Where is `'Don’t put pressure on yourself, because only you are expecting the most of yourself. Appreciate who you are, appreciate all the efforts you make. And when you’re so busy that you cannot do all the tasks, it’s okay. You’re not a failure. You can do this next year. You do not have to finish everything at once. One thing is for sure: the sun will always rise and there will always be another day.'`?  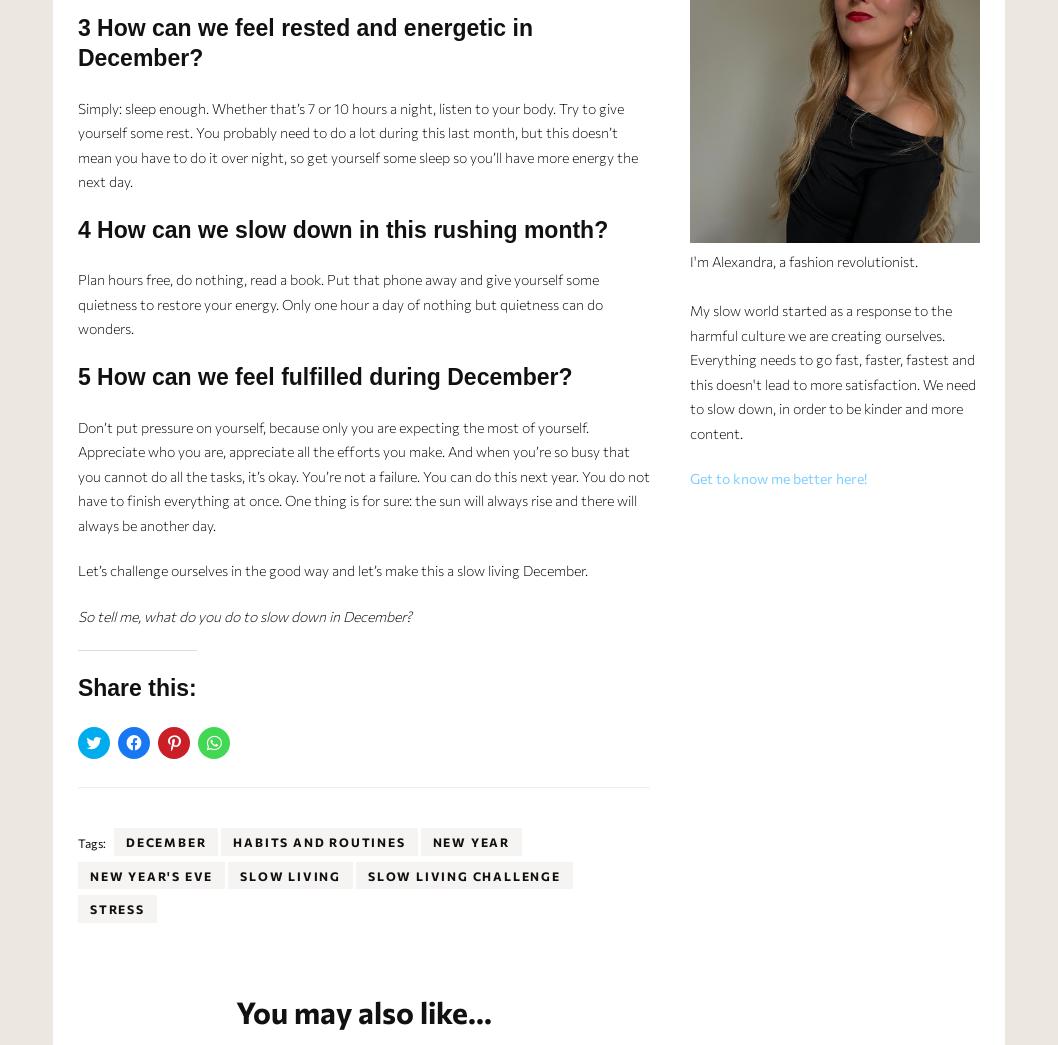 'Don’t put pressure on yourself, because only you are expecting the most of yourself. Appreciate who you are, appreciate all the efforts you make. And when you’re so busy that you cannot do all the tasks, it’s okay. You’re not a failure. You can do this next year. You do not have to finish everything at once. One thing is for sure: the sun will always rise and there will always be another day.' is located at coordinates (362, 474).